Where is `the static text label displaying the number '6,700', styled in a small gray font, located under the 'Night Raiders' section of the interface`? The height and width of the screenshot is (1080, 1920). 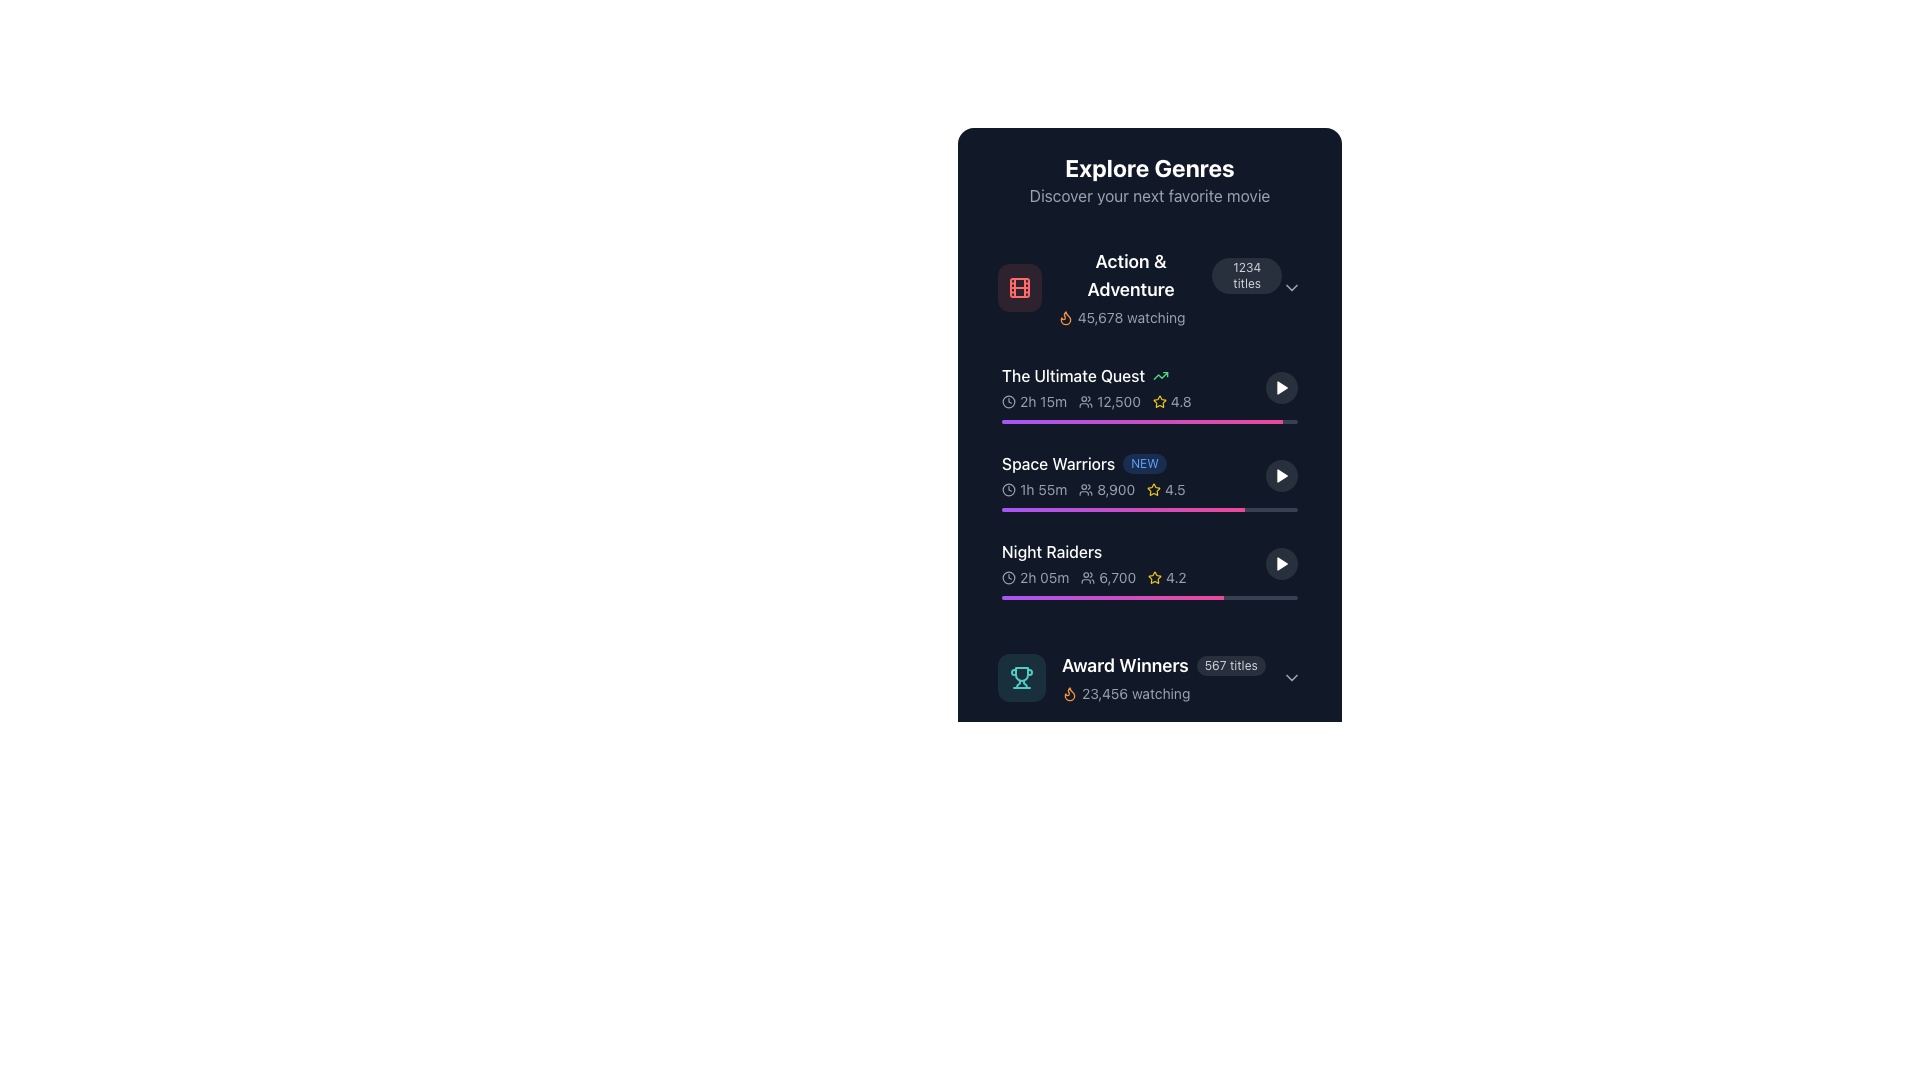 the static text label displaying the number '6,700', styled in a small gray font, located under the 'Night Raiders' section of the interface is located at coordinates (1107, 578).